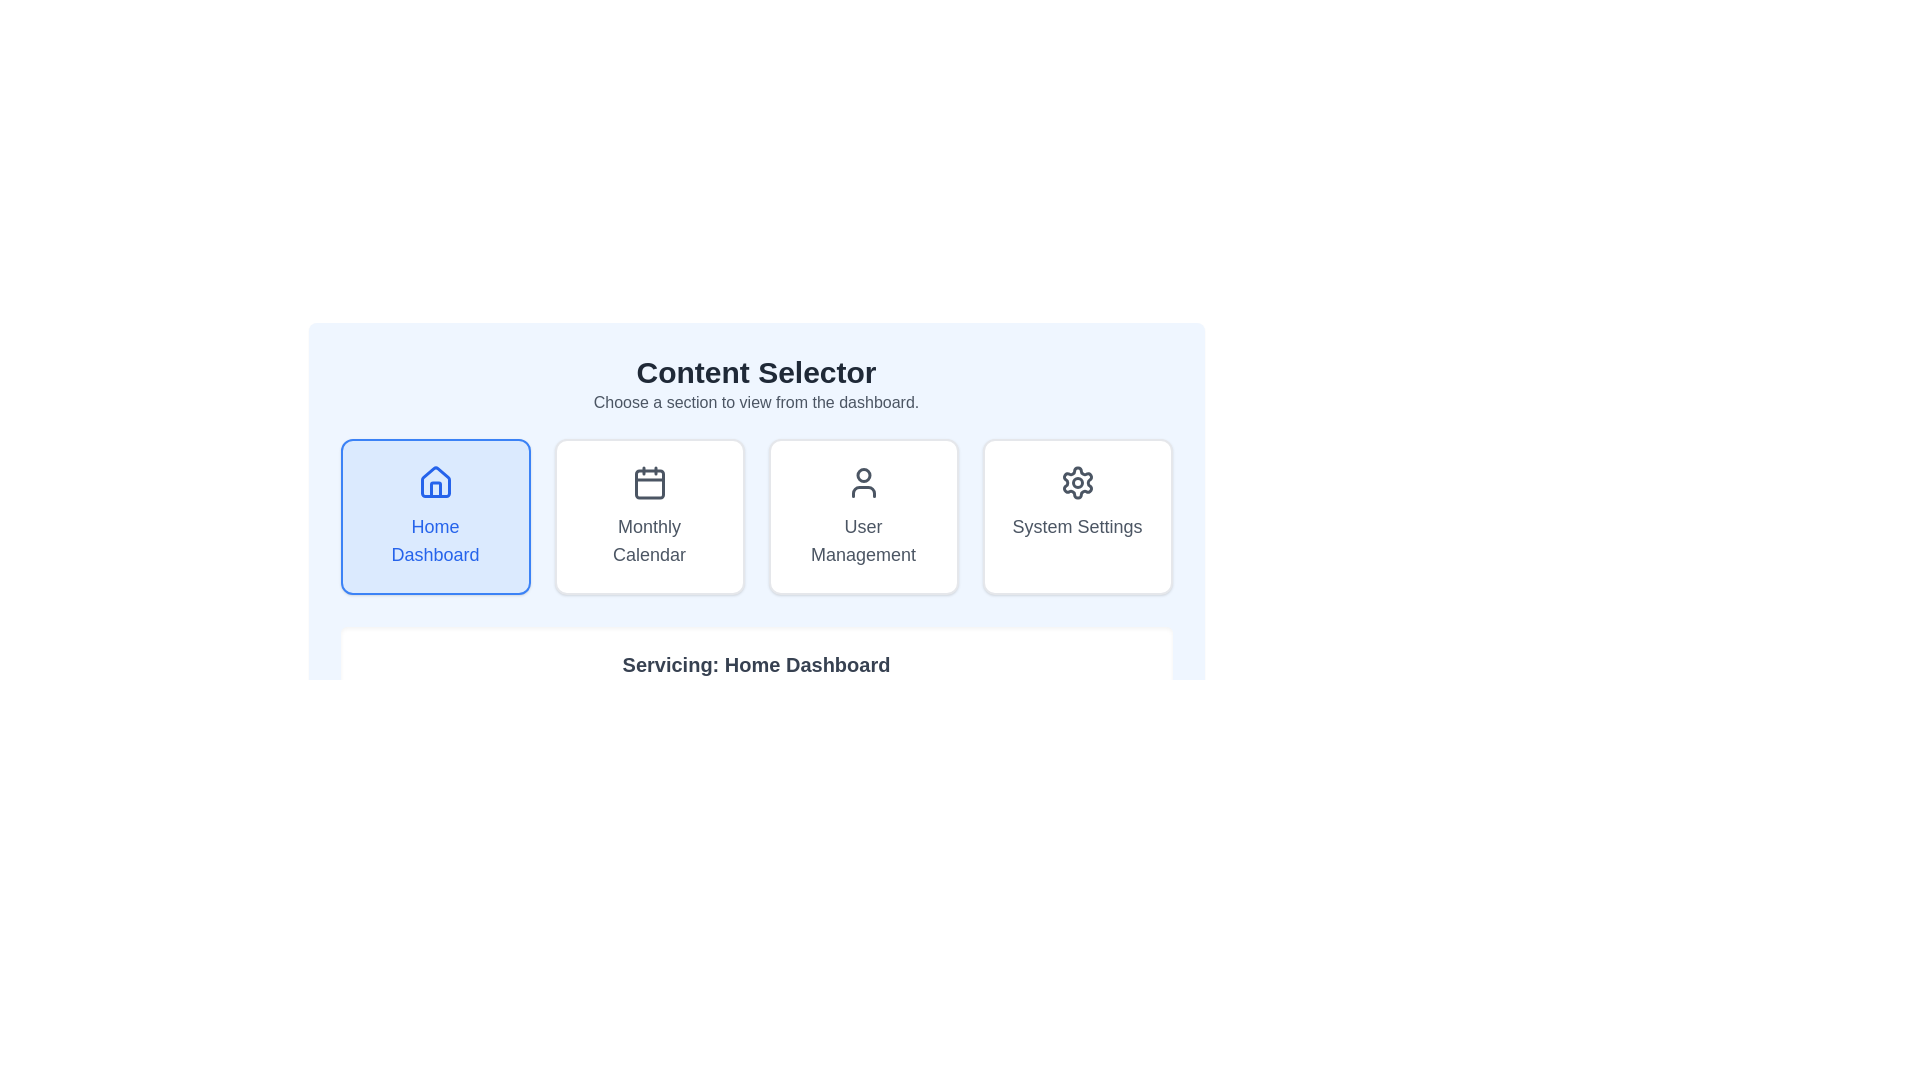 The width and height of the screenshot is (1920, 1080). What do you see at coordinates (1076, 515) in the screenshot?
I see `the 'System Settings' button-like interactive card` at bounding box center [1076, 515].